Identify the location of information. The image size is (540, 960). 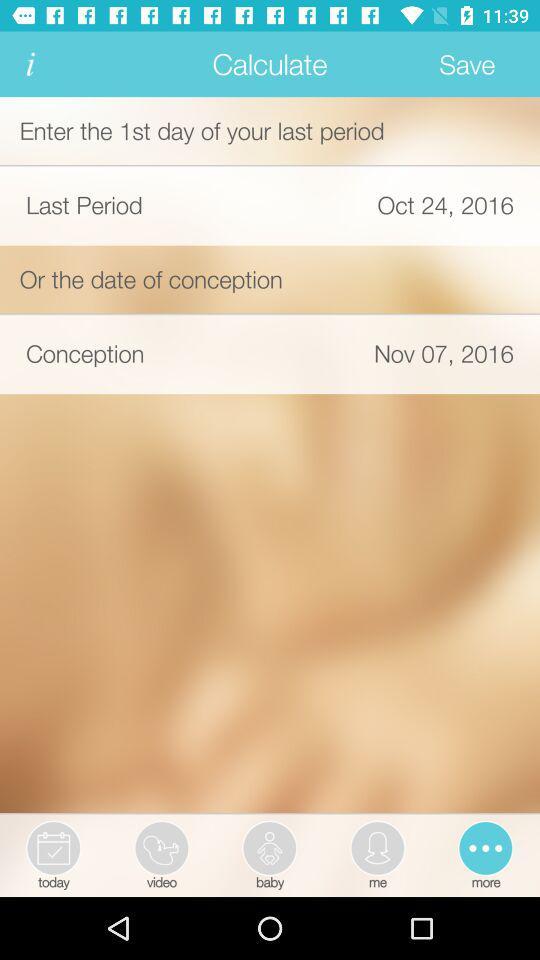
(29, 64).